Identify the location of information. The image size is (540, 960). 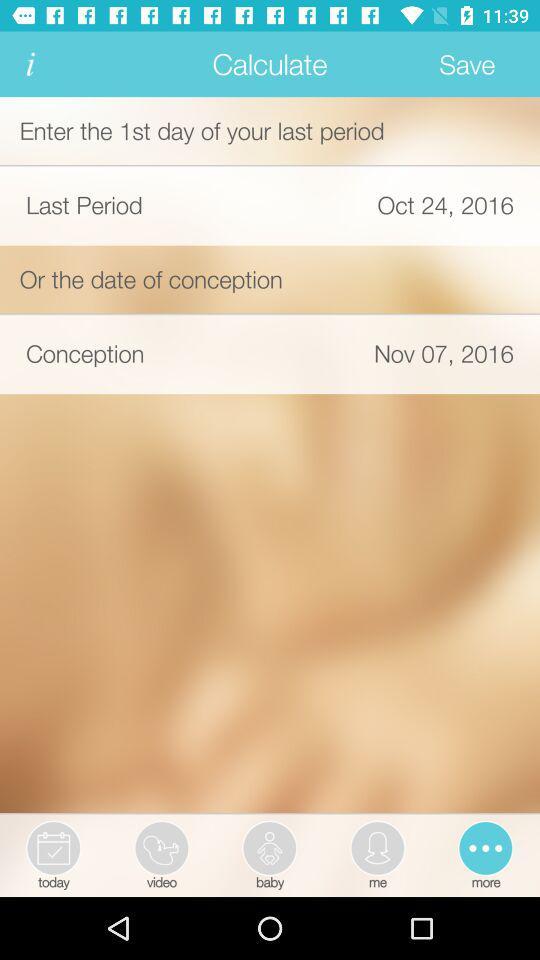
(29, 64).